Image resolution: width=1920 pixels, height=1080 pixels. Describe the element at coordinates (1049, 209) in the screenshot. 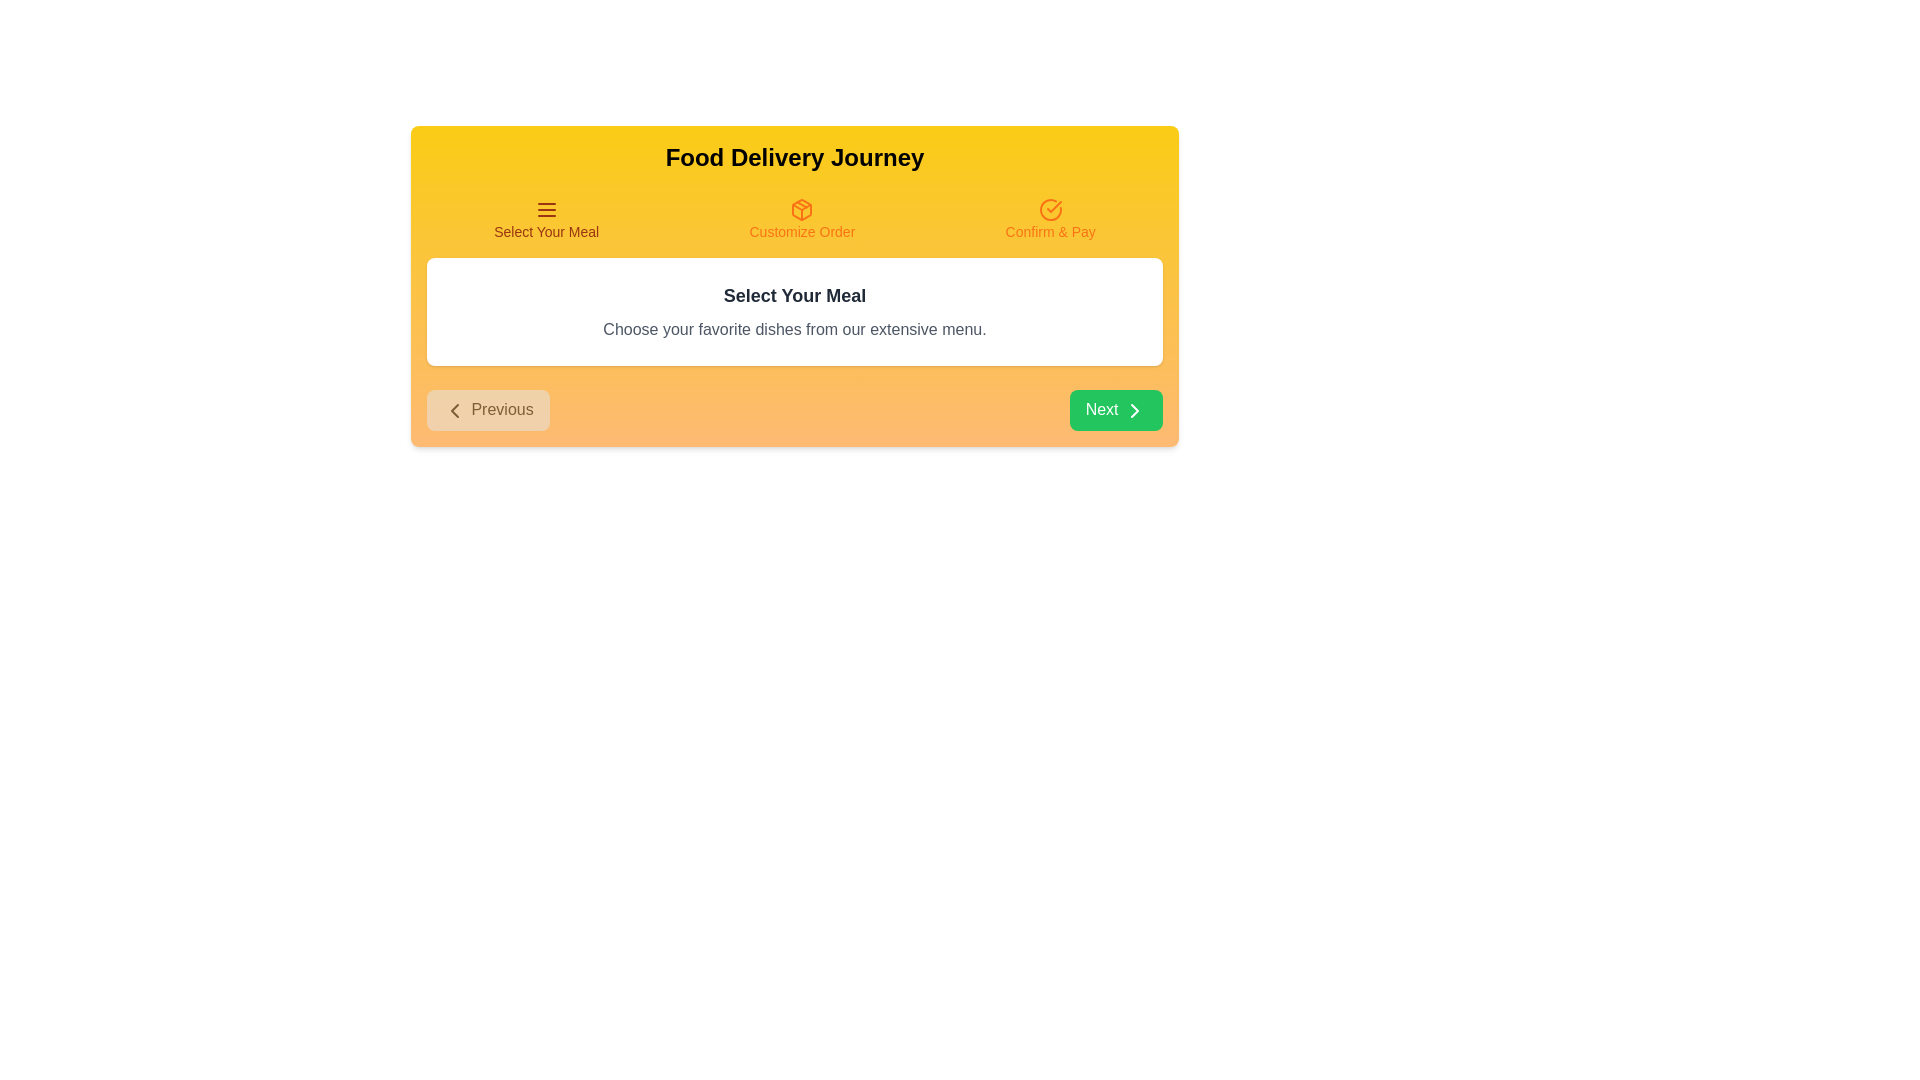

I see `the completion or confirmation status Icon located in the 'Confirm & Pay' area, positioned to the far right within the navigation bar` at that location.